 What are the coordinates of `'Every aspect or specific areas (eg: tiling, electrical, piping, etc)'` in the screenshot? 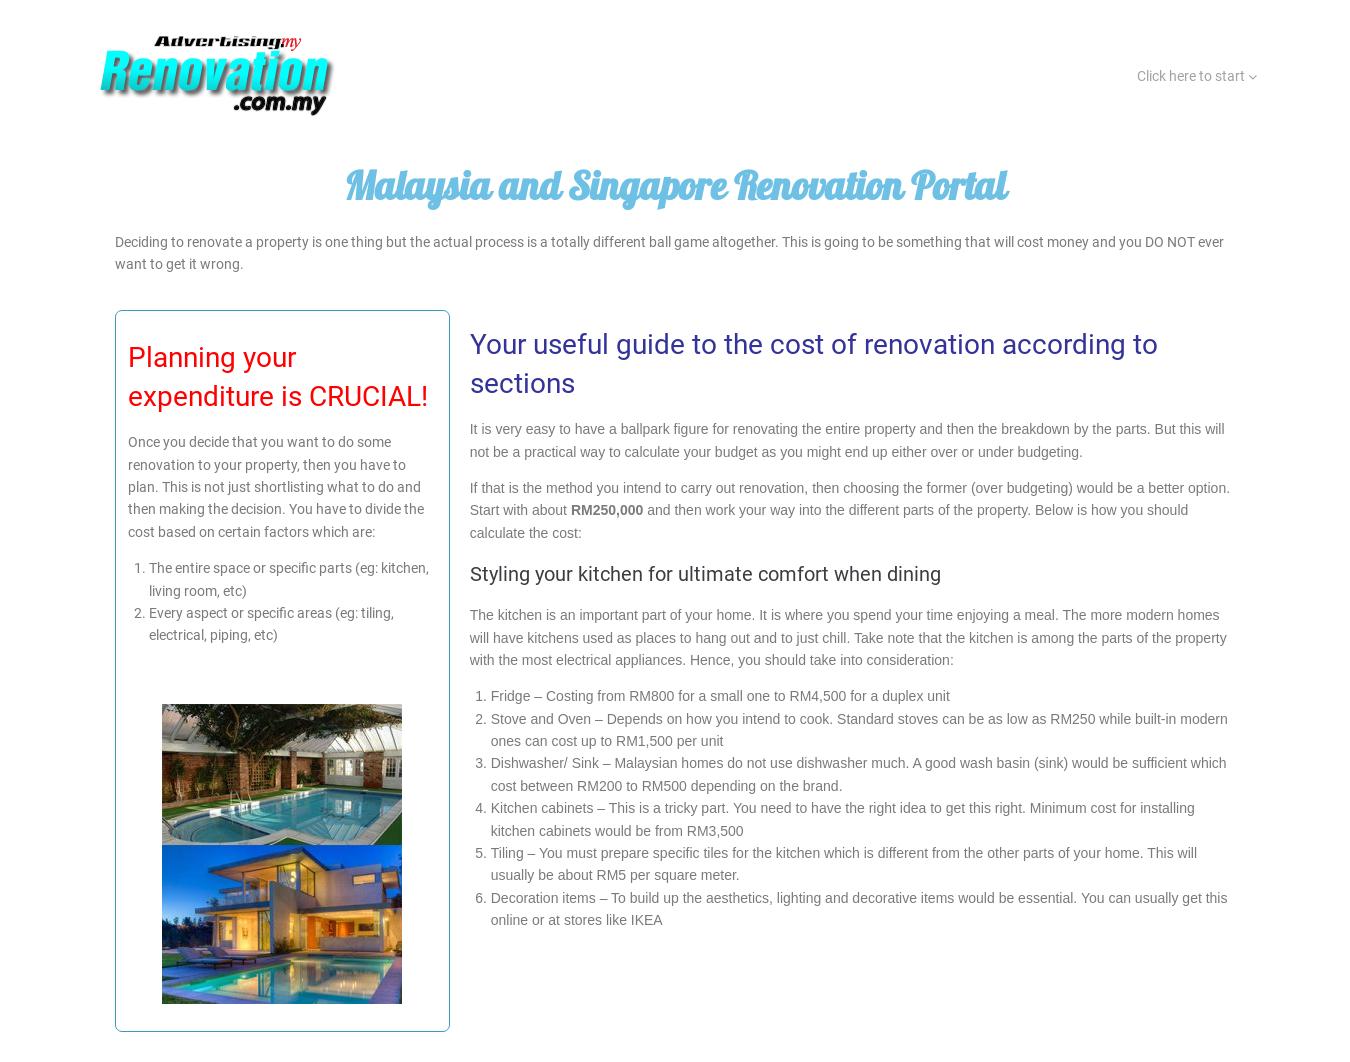 It's located at (149, 623).